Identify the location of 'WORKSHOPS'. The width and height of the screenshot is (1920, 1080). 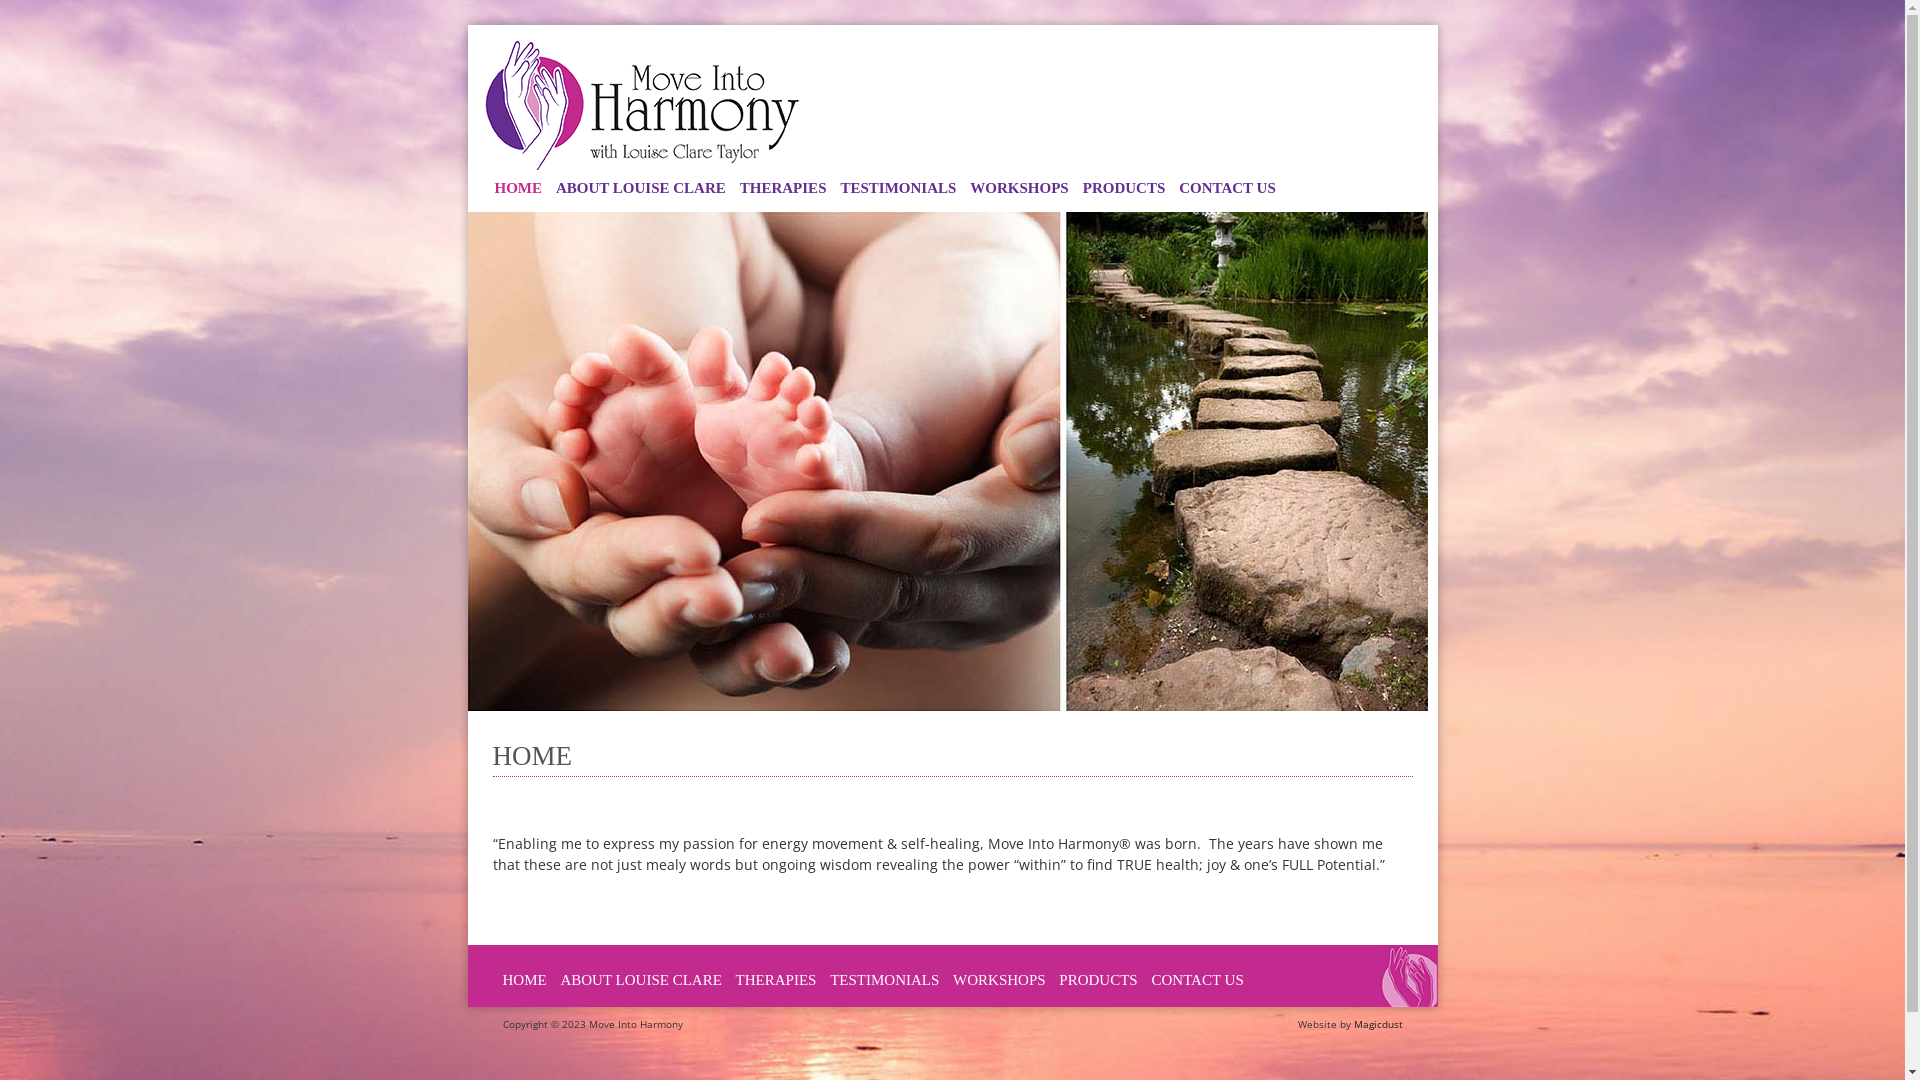
(963, 188).